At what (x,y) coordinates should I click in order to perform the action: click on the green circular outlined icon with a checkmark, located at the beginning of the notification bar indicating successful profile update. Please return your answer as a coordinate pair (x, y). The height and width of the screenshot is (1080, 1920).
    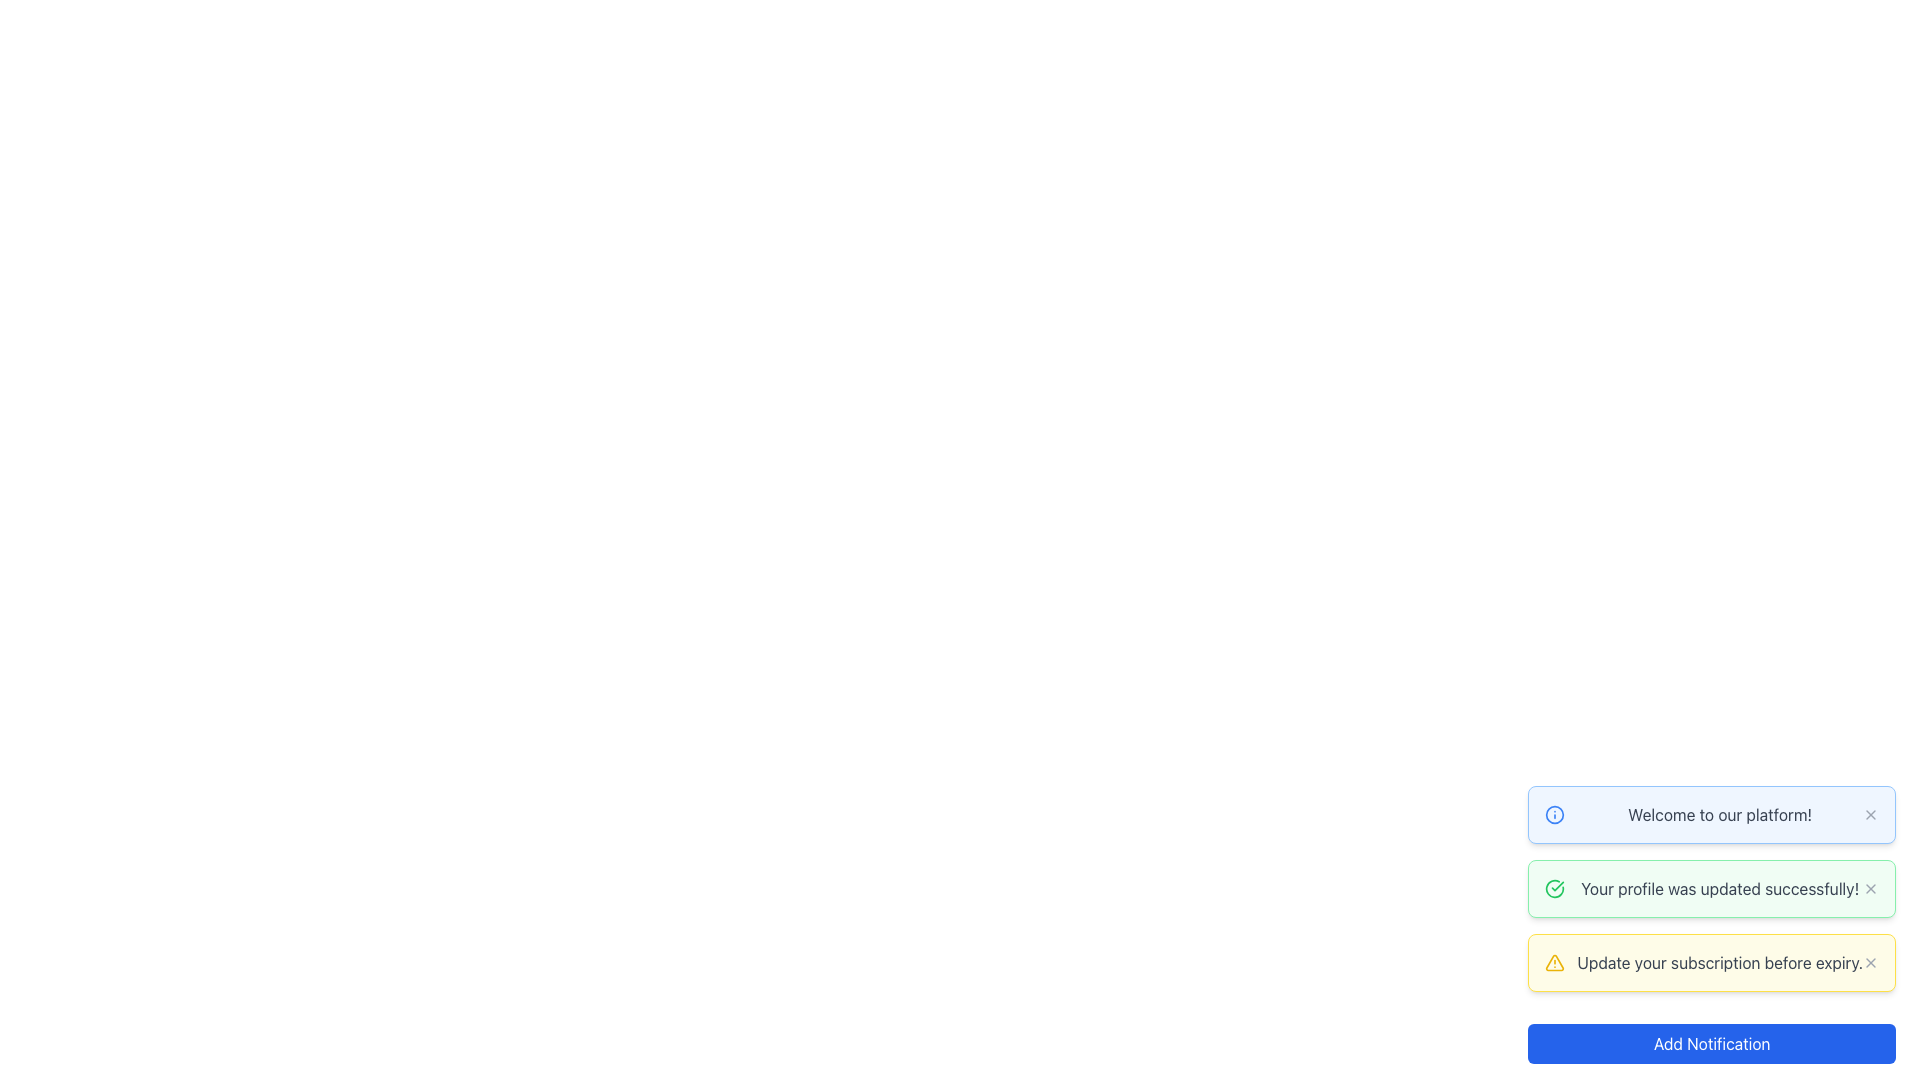
    Looking at the image, I should click on (1554, 887).